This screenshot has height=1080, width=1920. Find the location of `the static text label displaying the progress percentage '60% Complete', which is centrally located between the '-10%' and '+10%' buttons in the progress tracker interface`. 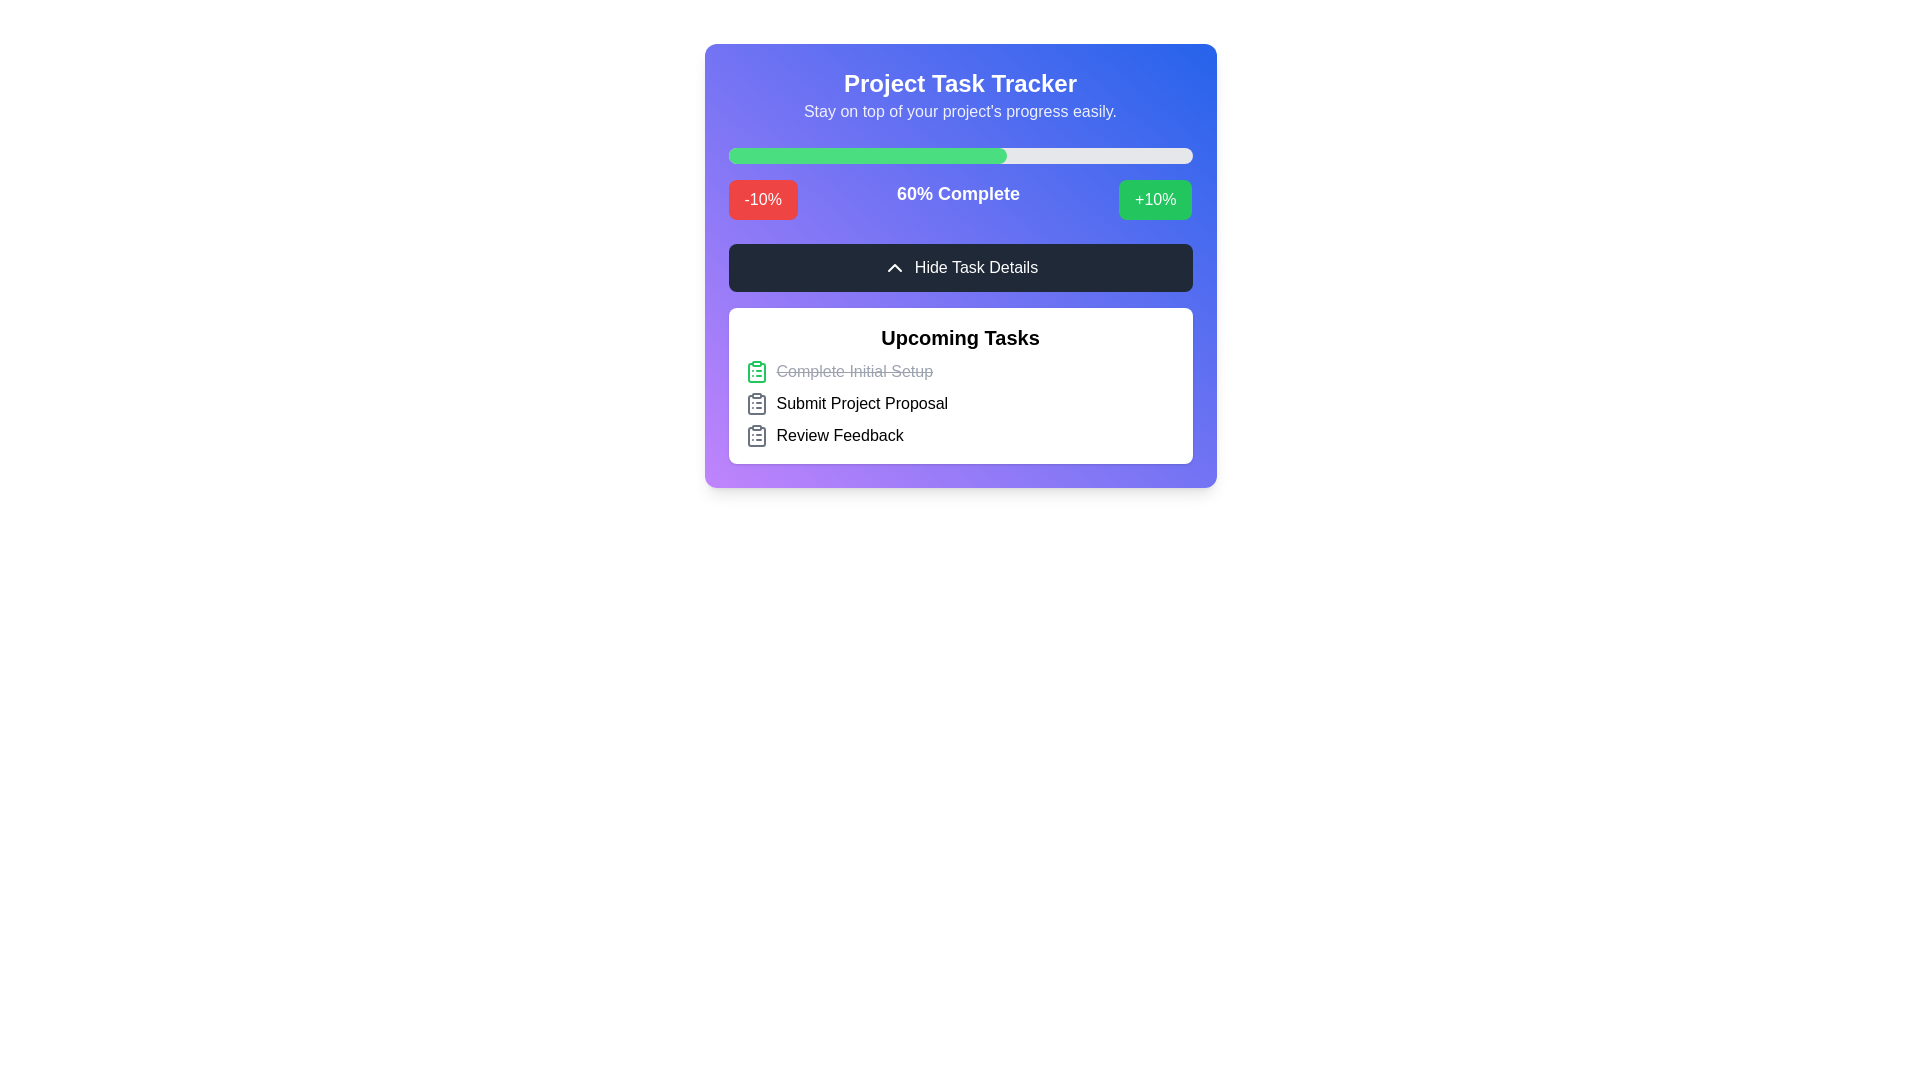

the static text label displaying the progress percentage '60% Complete', which is centrally located between the '-10%' and '+10%' buttons in the progress tracker interface is located at coordinates (957, 200).